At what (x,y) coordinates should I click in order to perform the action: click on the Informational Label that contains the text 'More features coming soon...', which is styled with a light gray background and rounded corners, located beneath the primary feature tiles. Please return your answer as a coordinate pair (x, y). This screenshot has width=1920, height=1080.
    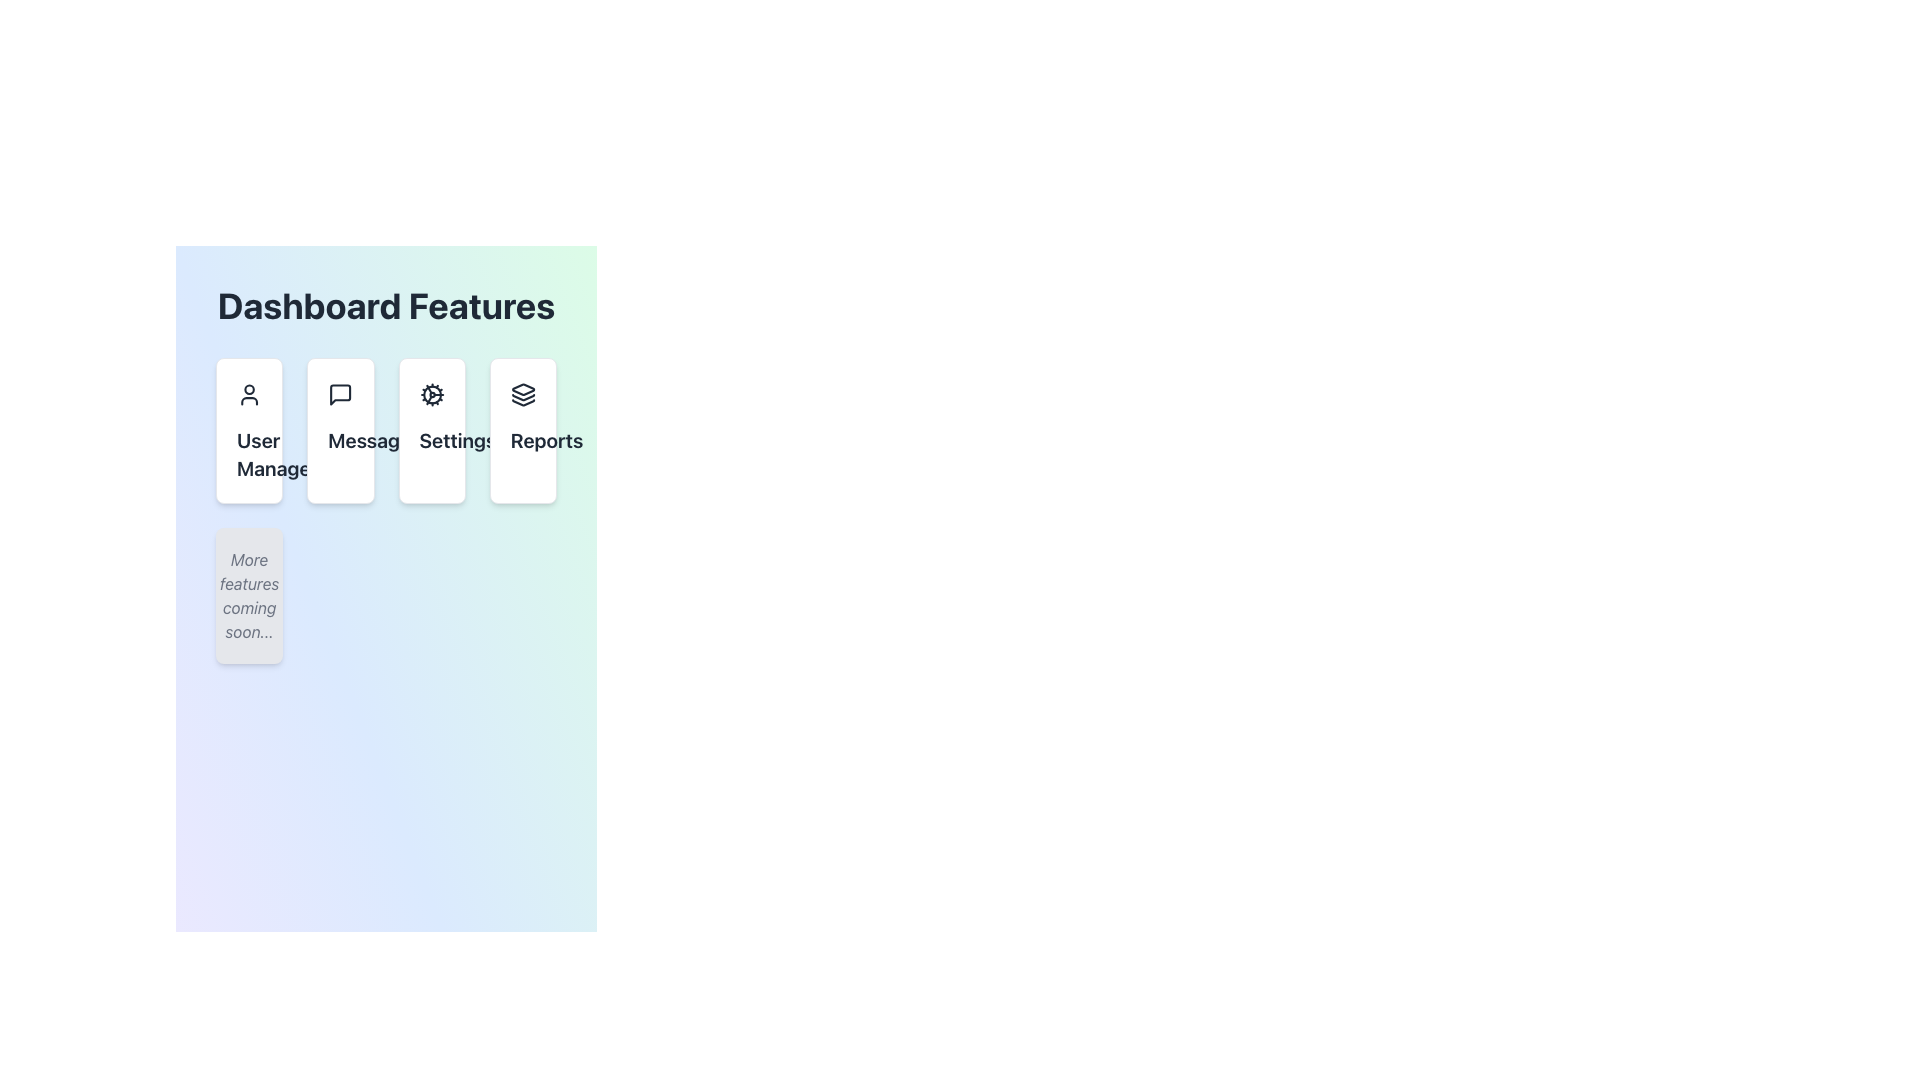
    Looking at the image, I should click on (248, 595).